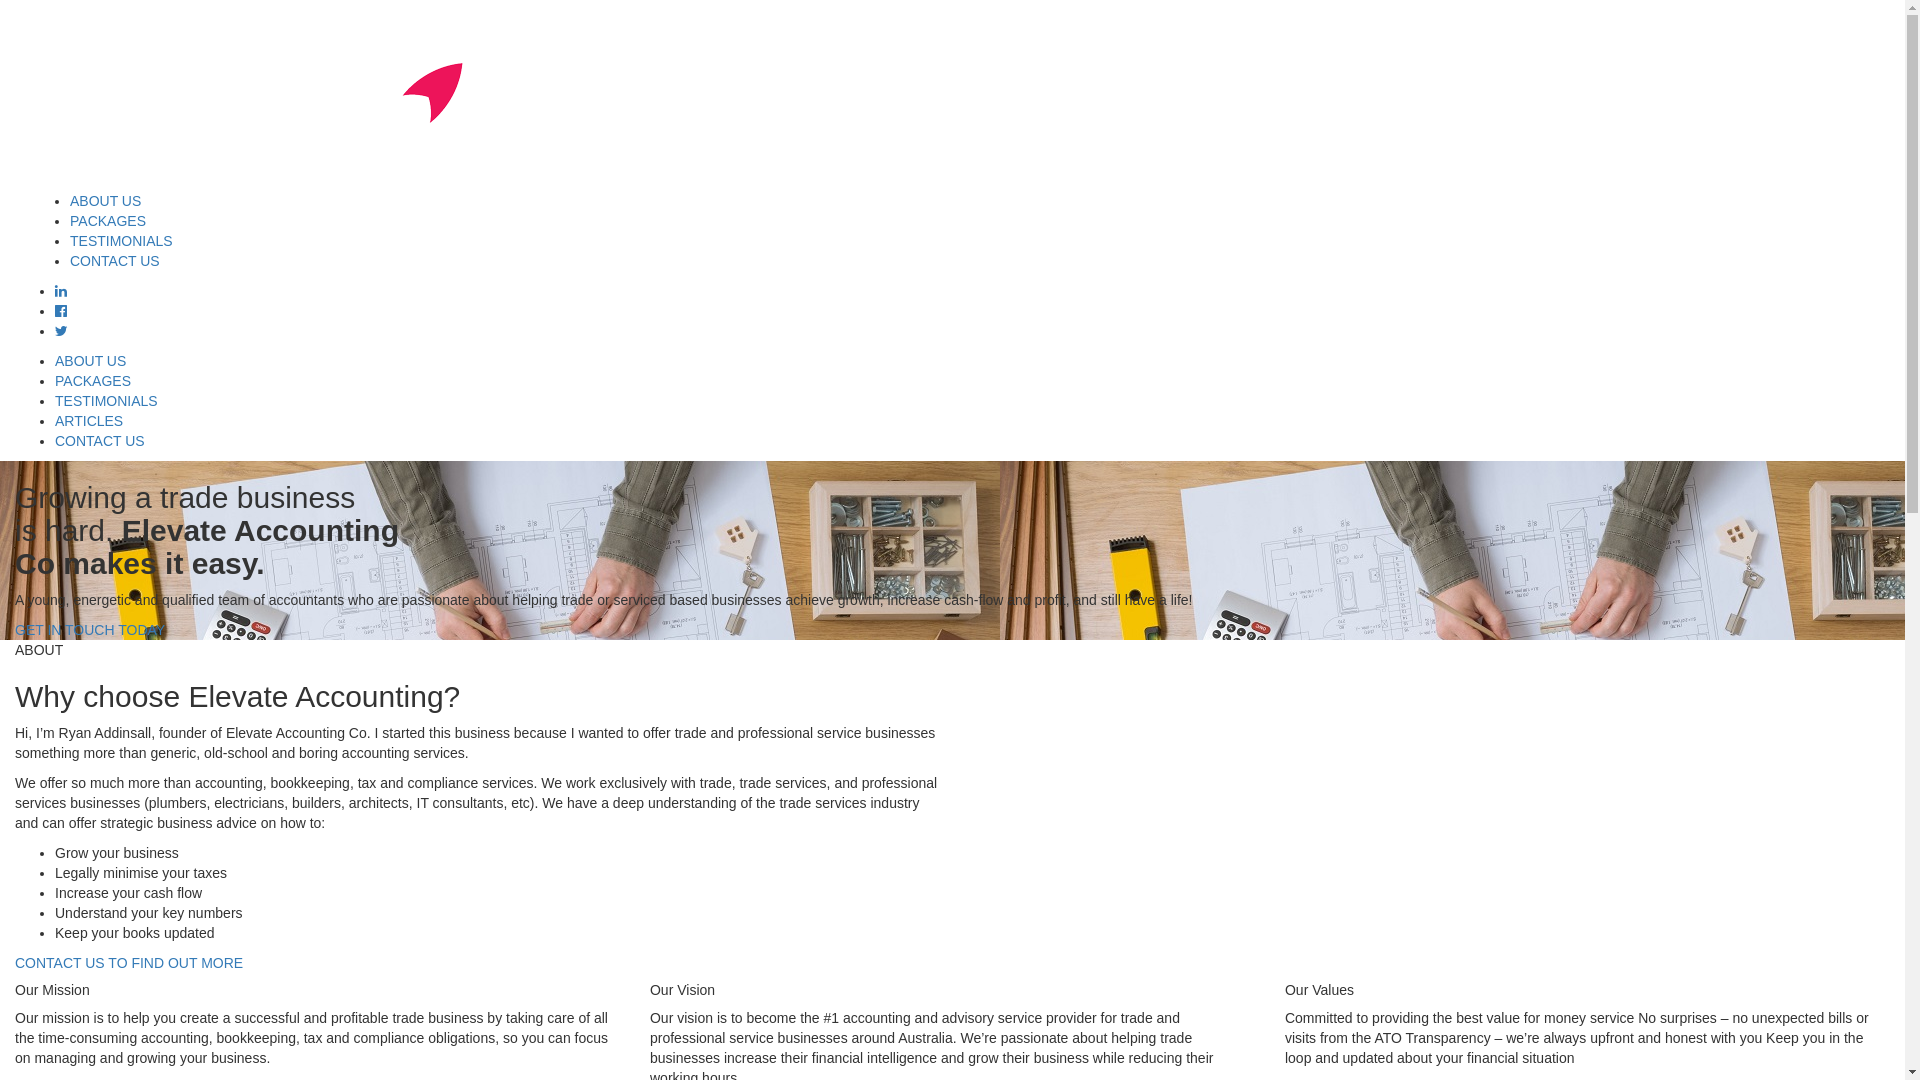 Image resolution: width=1920 pixels, height=1080 pixels. What do you see at coordinates (105, 401) in the screenshot?
I see `'TESTIMONIALS'` at bounding box center [105, 401].